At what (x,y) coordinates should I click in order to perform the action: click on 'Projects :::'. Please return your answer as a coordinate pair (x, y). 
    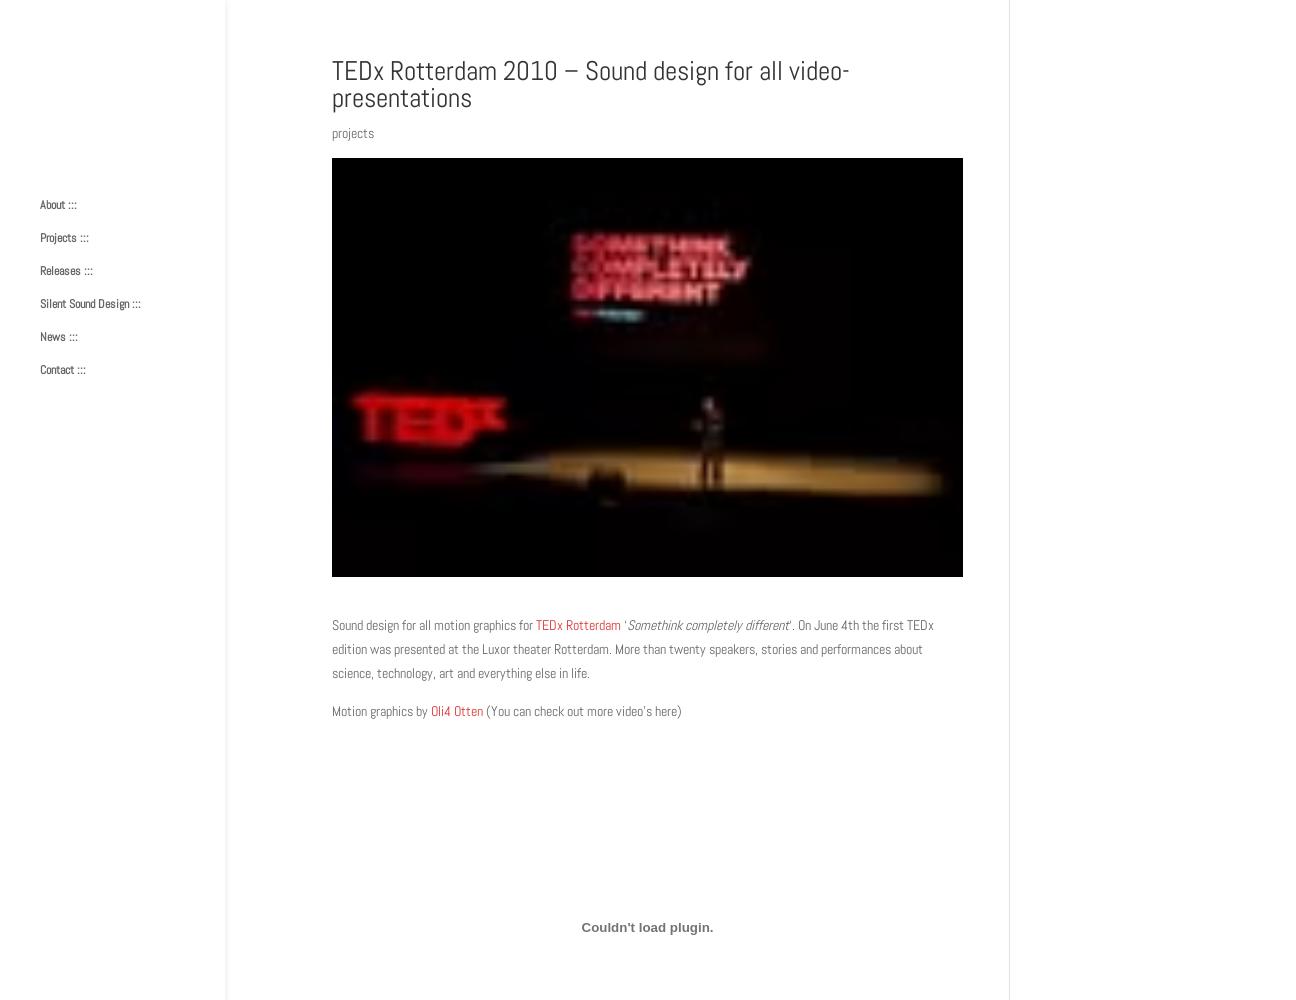
    Looking at the image, I should click on (63, 237).